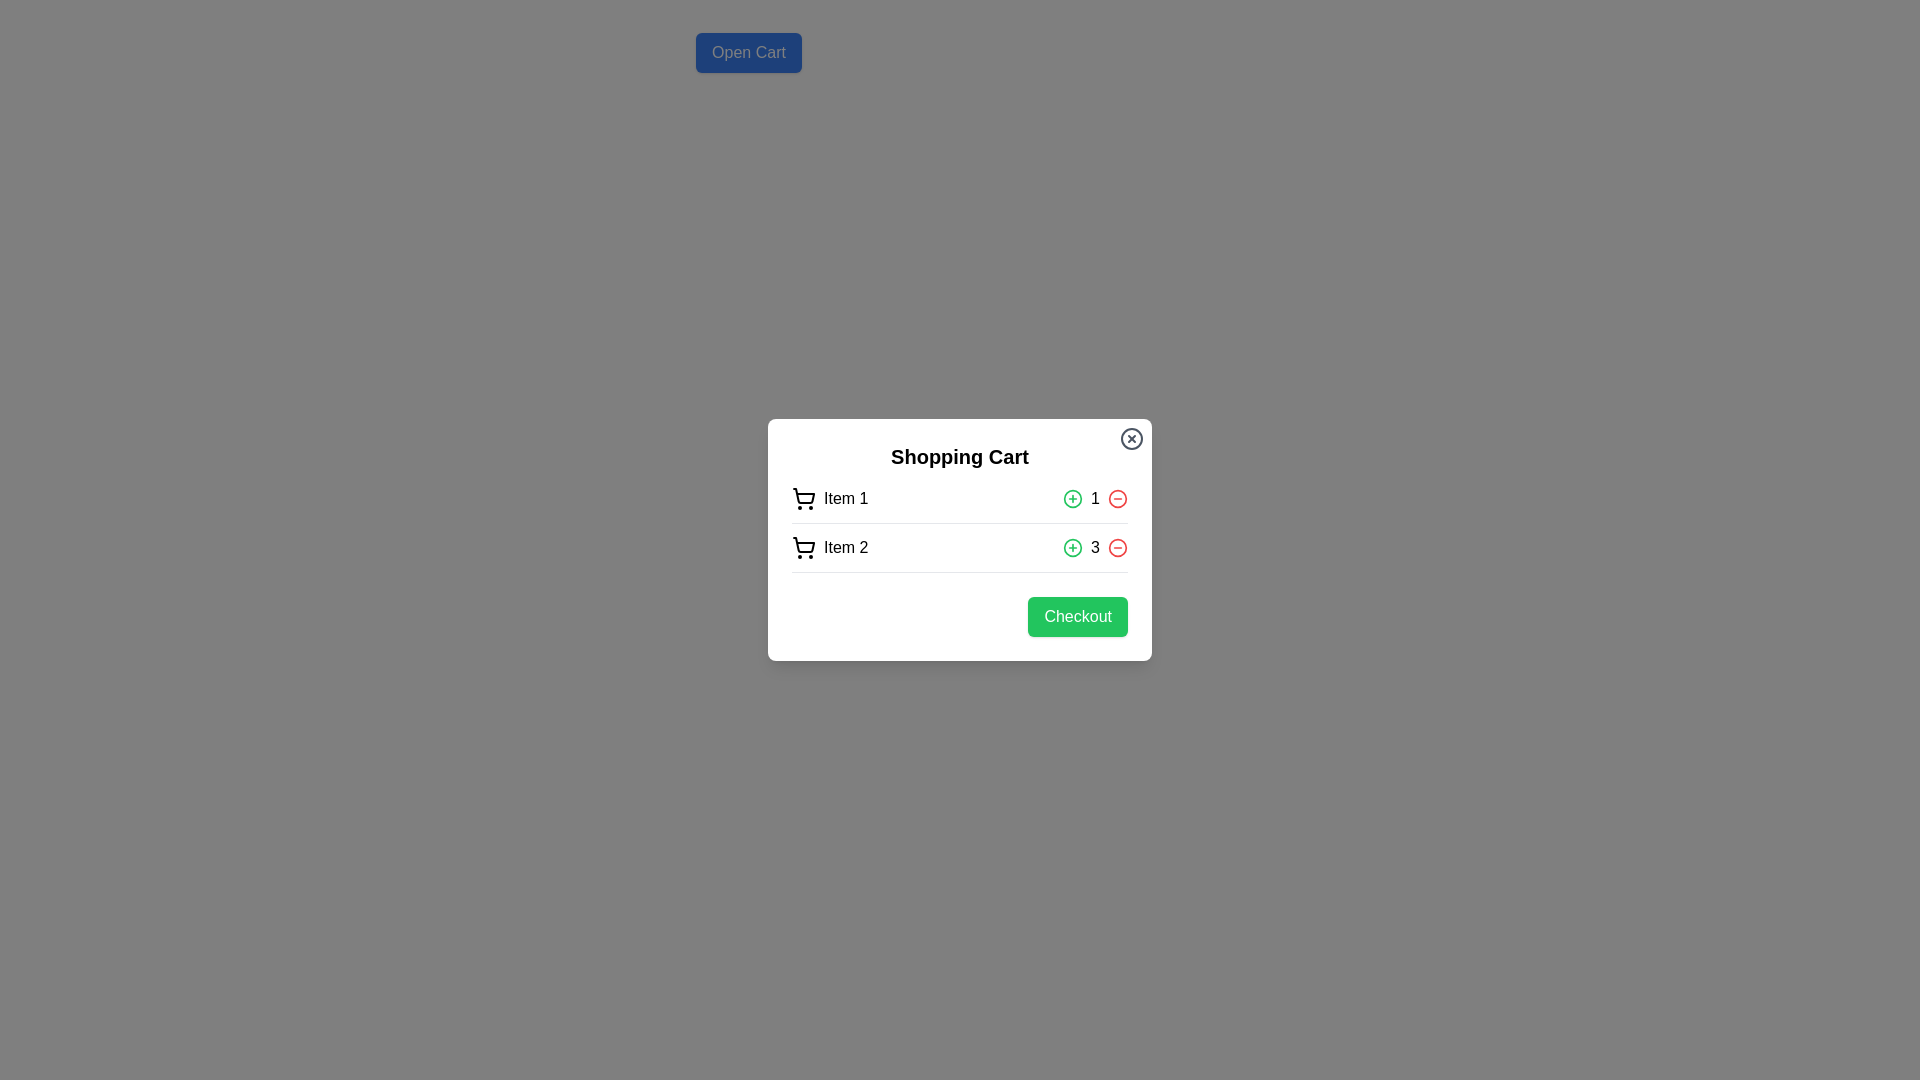 This screenshot has width=1920, height=1080. I want to click on the bold text labeled 'Shopping Cart' which is located at the top center of a white rounded-corner card interface, so click(960, 456).